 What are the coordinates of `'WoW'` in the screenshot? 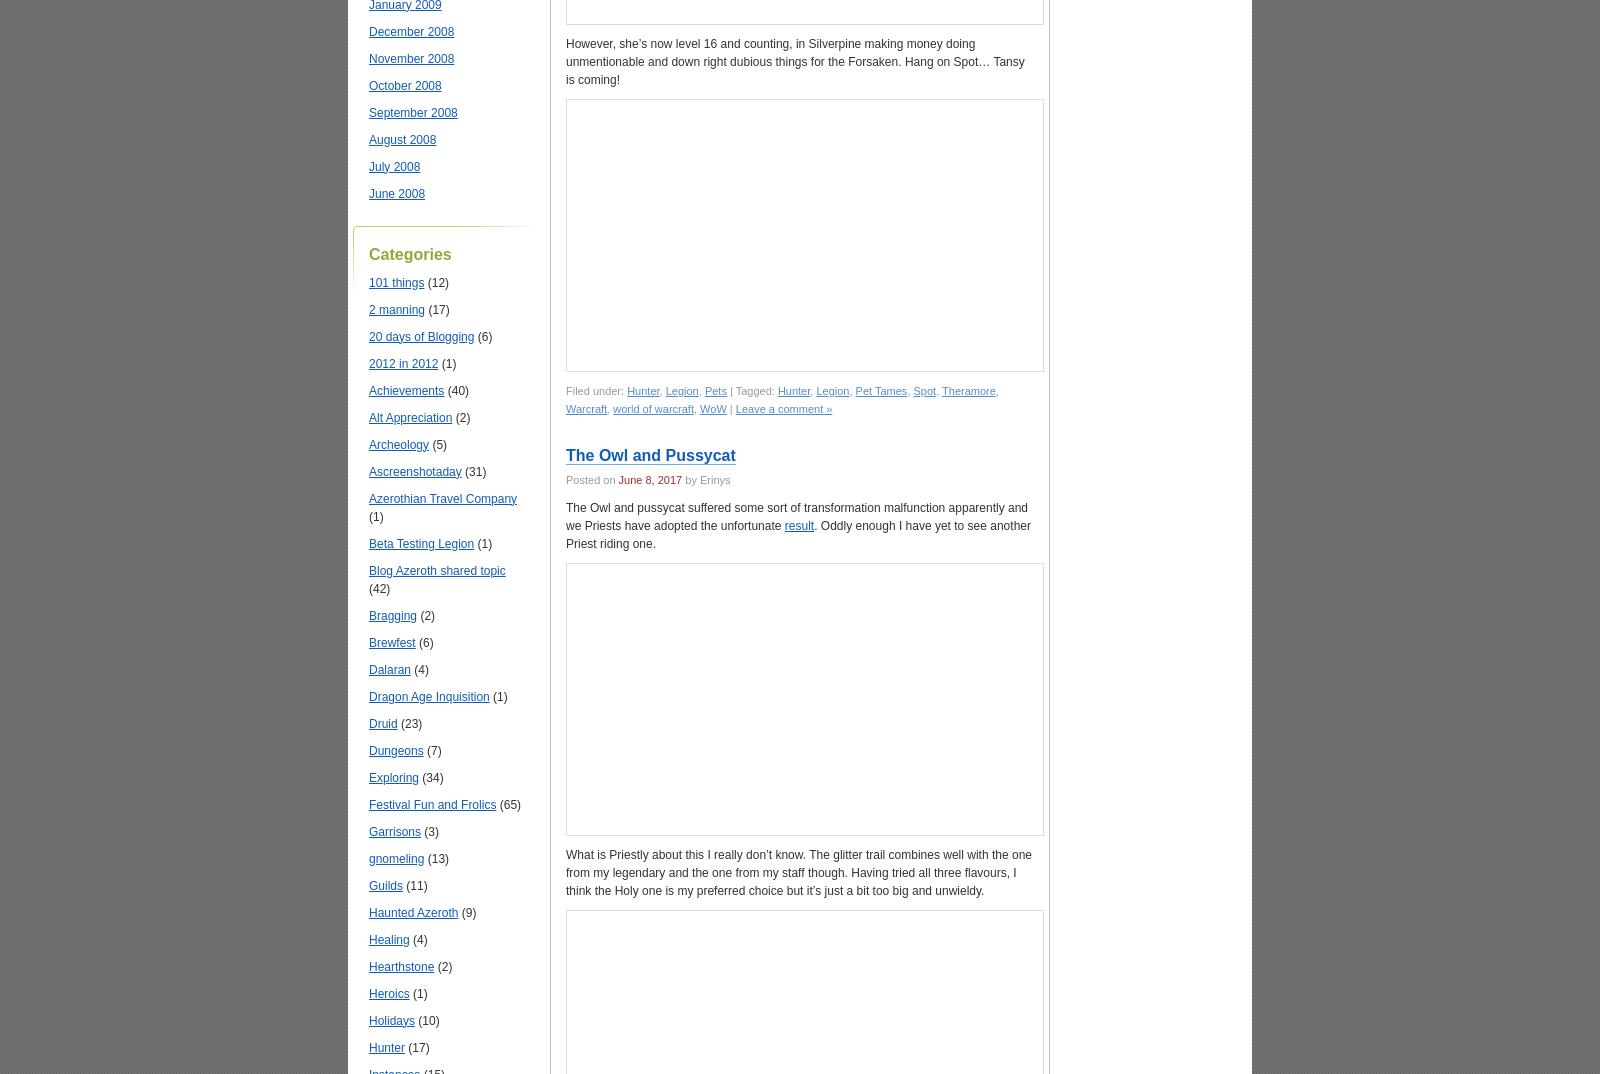 It's located at (712, 408).